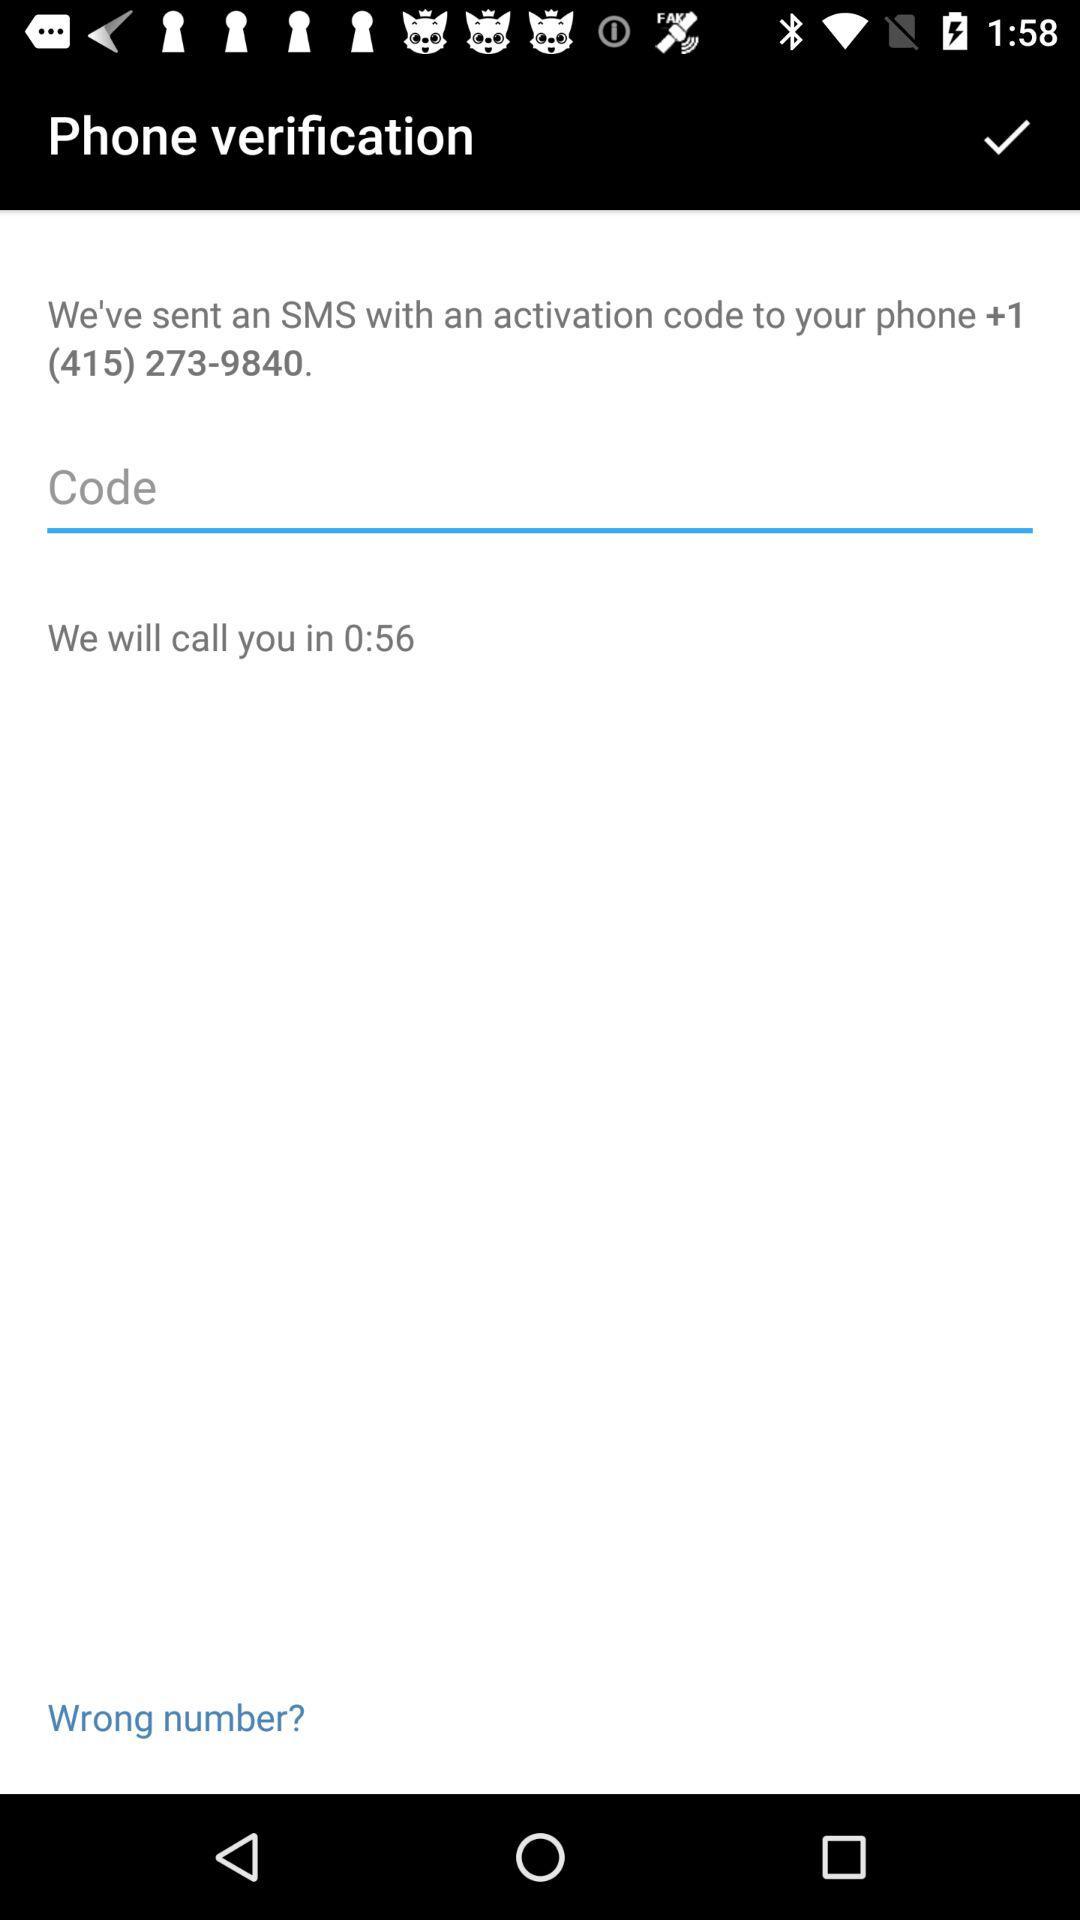 The image size is (1080, 1920). I want to click on the wrong number? item, so click(175, 1684).